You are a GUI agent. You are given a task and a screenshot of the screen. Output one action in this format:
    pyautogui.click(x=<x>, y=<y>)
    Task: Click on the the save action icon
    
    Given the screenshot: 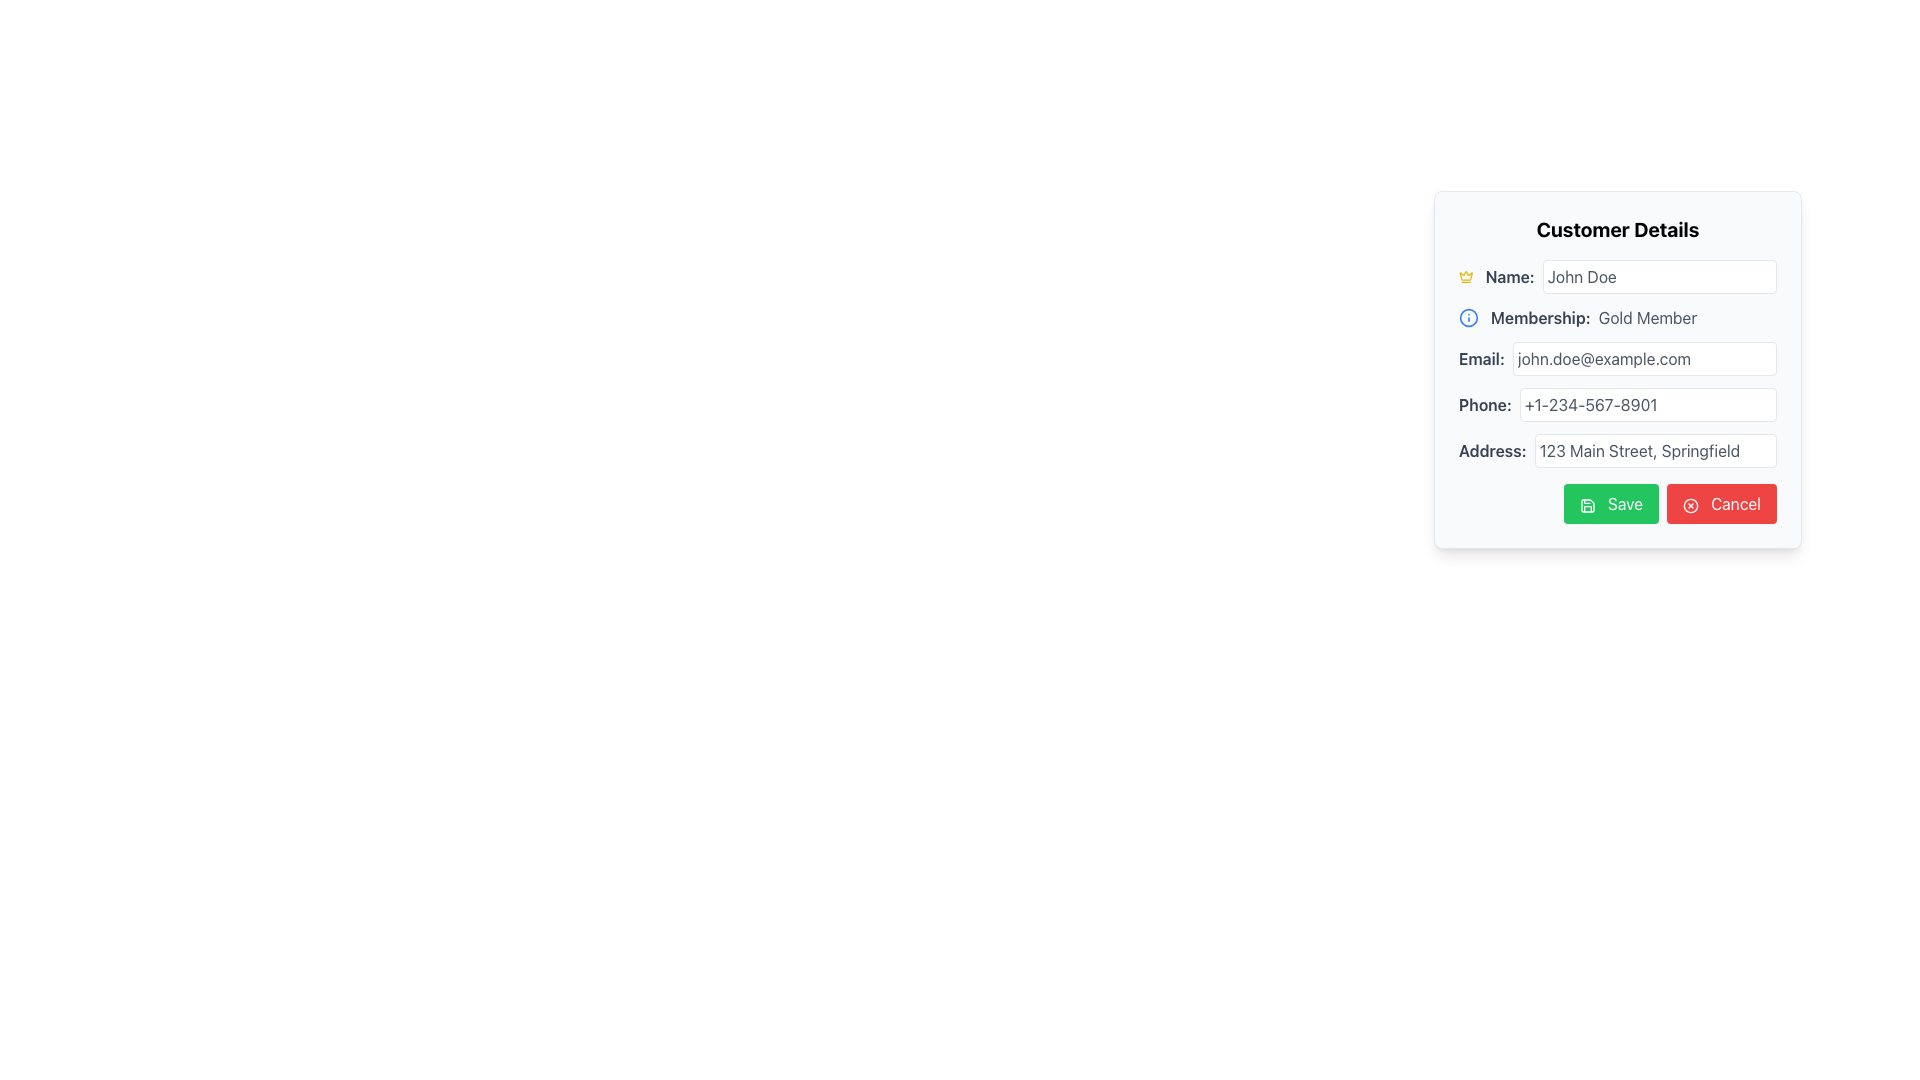 What is the action you would take?
    pyautogui.click(x=1586, y=504)
    